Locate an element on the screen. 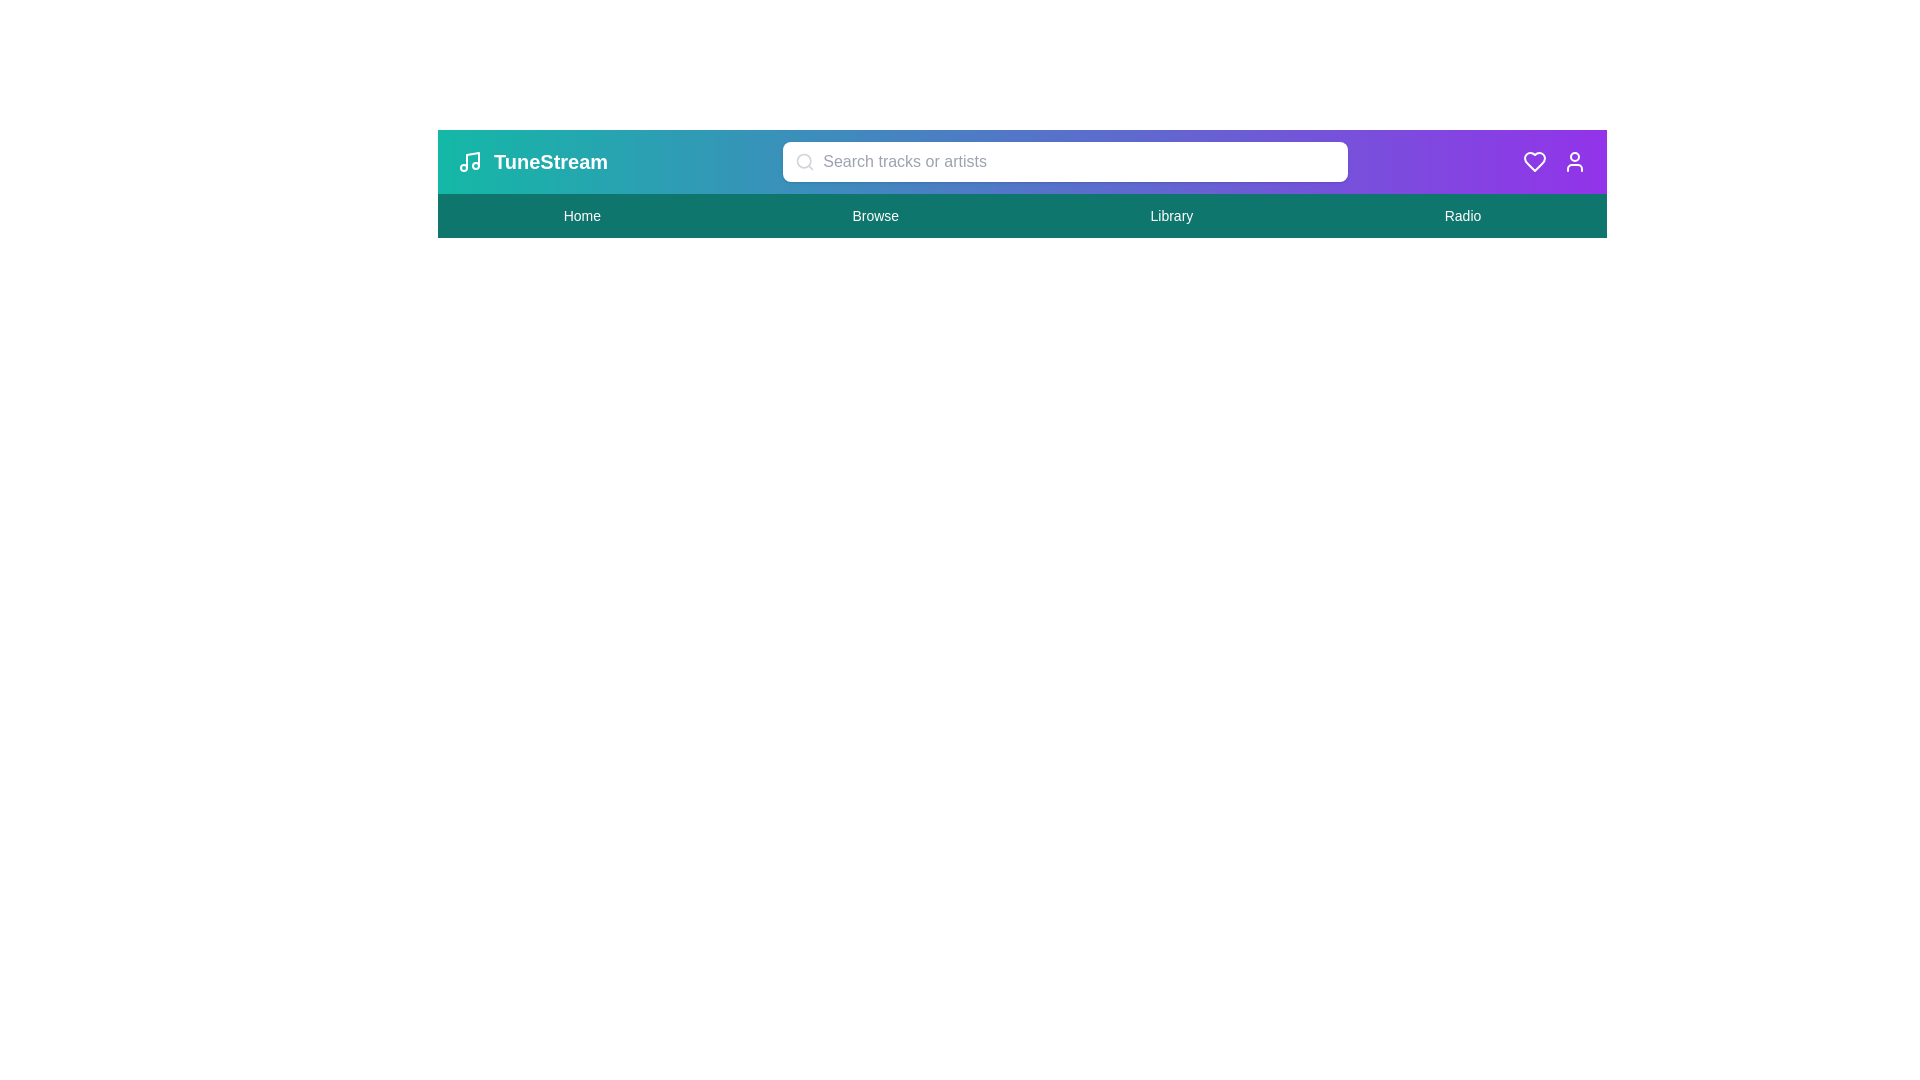 Image resolution: width=1920 pixels, height=1080 pixels. the 'Radio' navigation link is located at coordinates (1463, 216).